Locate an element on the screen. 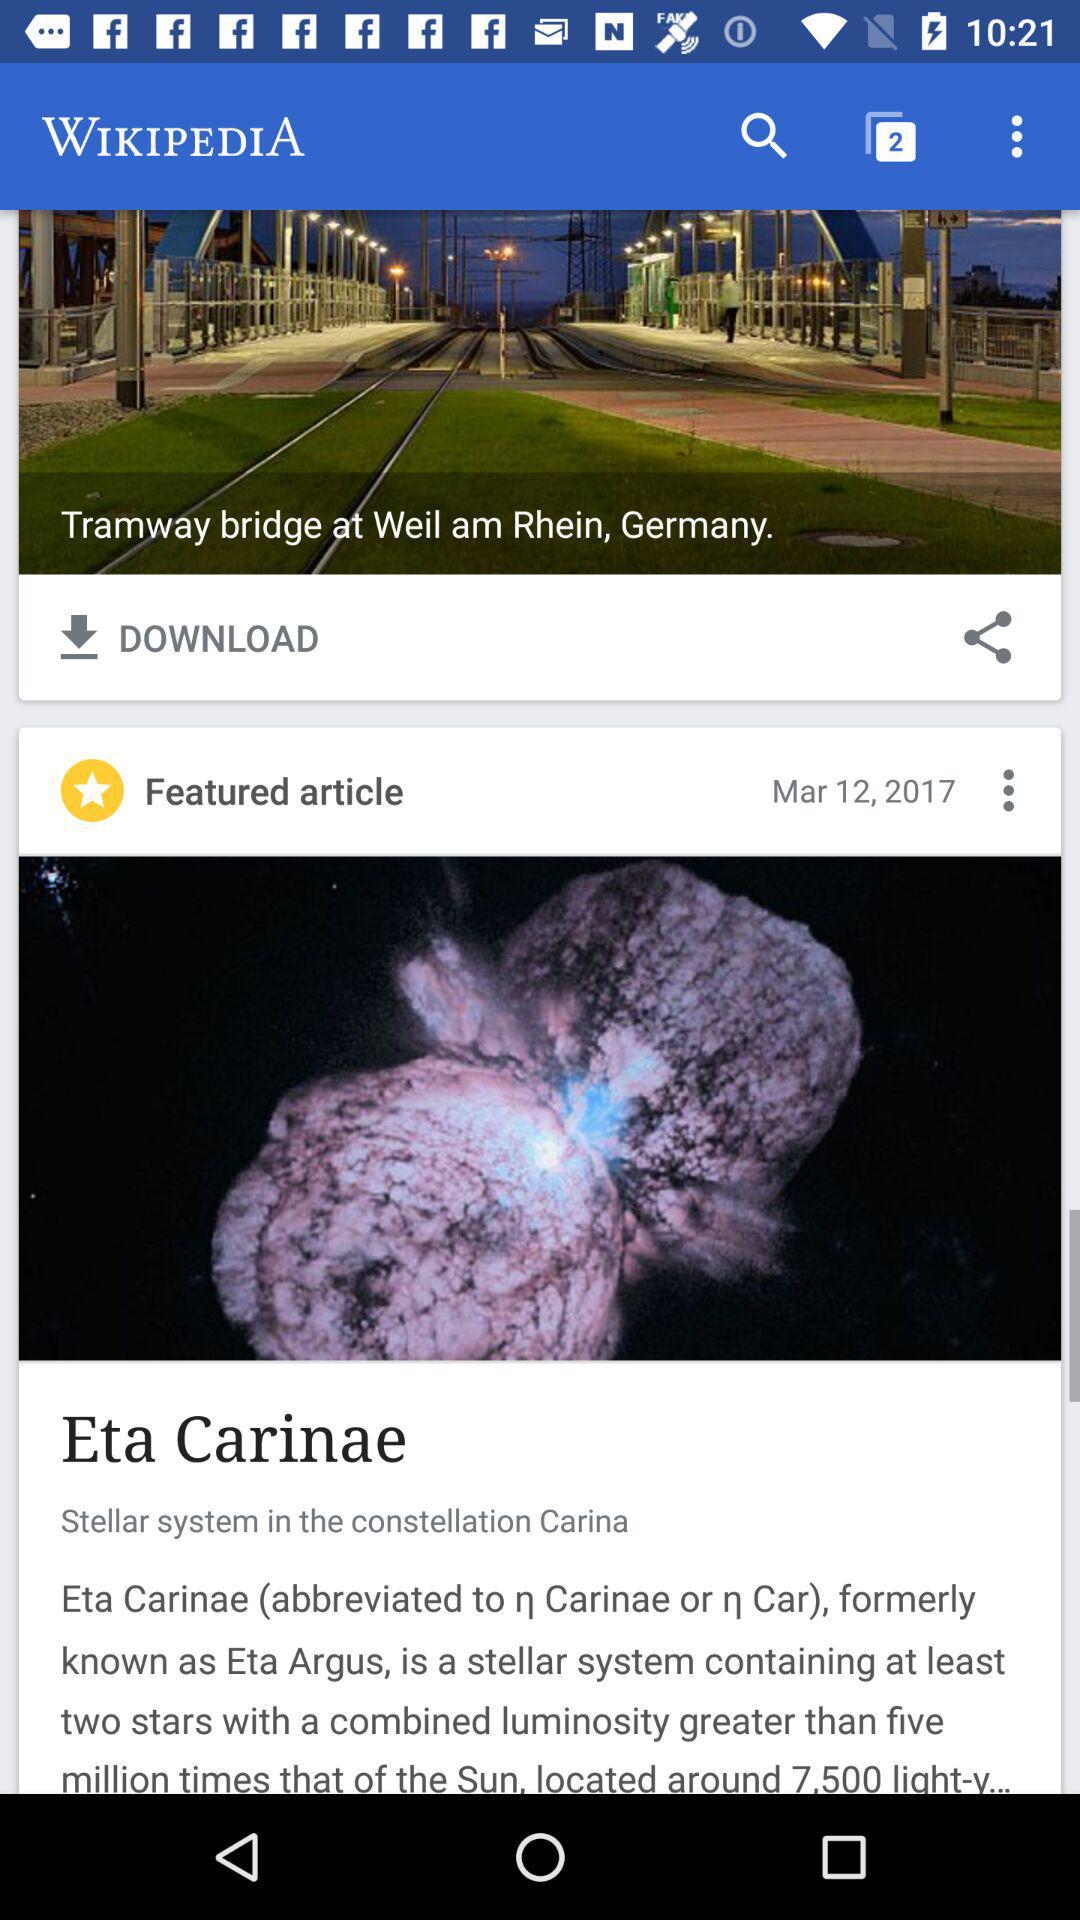  the icon to the right of download item is located at coordinates (986, 636).